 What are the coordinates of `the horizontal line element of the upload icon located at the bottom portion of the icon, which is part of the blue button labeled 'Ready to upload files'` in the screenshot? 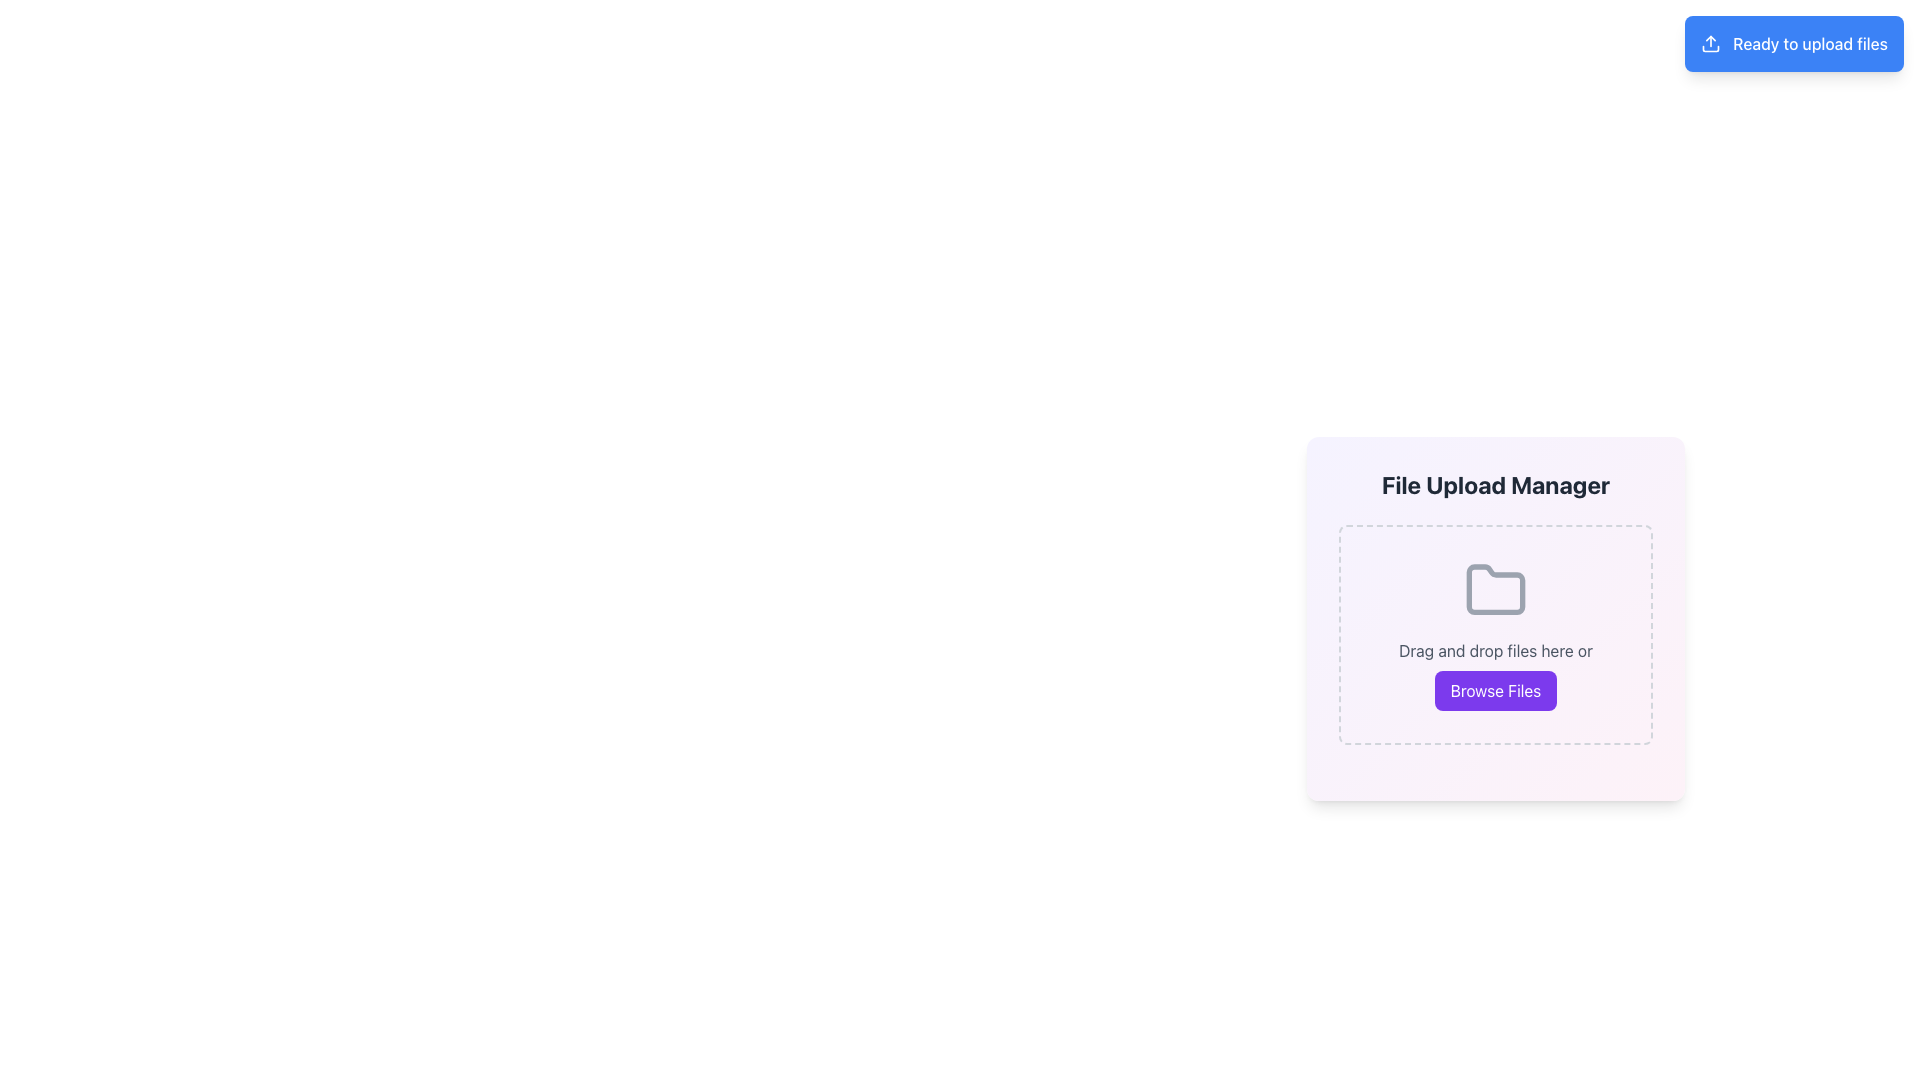 It's located at (1710, 48).